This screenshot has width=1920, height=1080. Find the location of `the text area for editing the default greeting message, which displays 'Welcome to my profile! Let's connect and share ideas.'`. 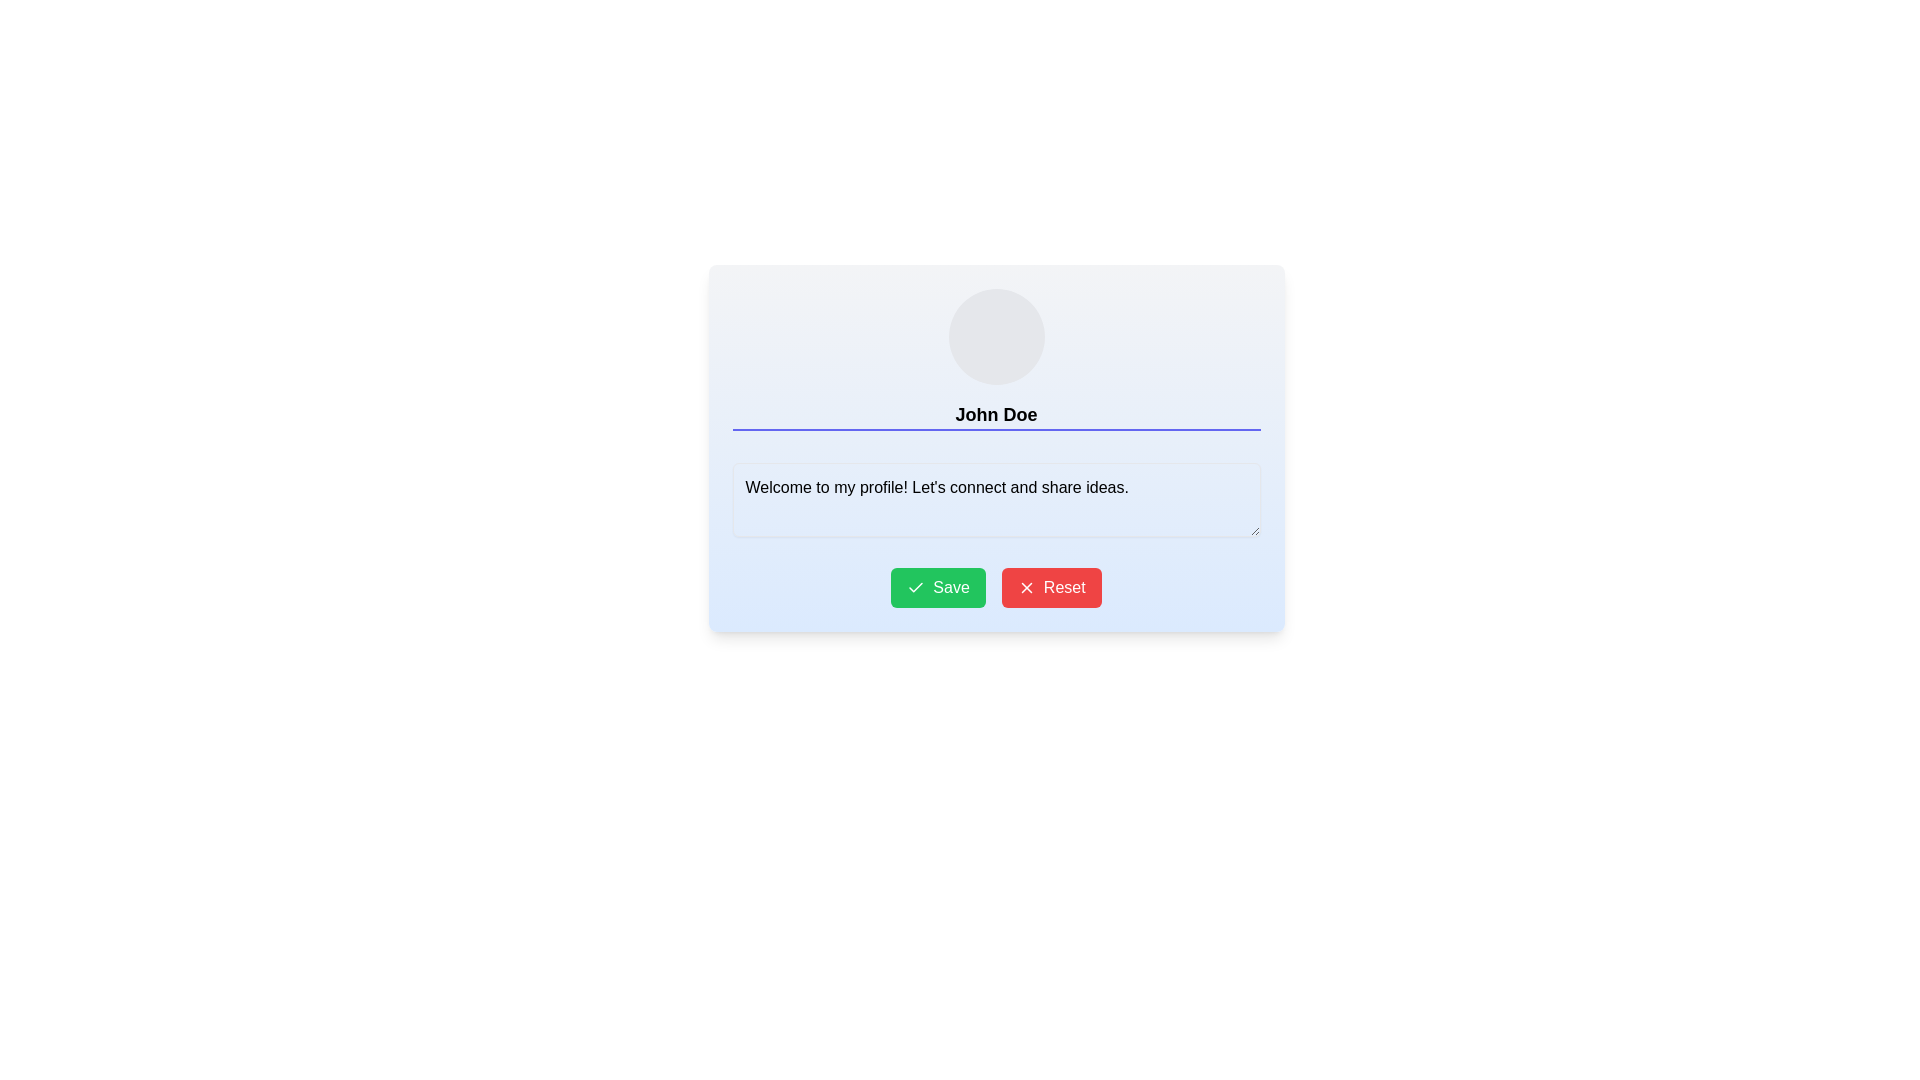

the text area for editing the default greeting message, which displays 'Welcome to my profile! Let's connect and share ideas.' is located at coordinates (996, 499).